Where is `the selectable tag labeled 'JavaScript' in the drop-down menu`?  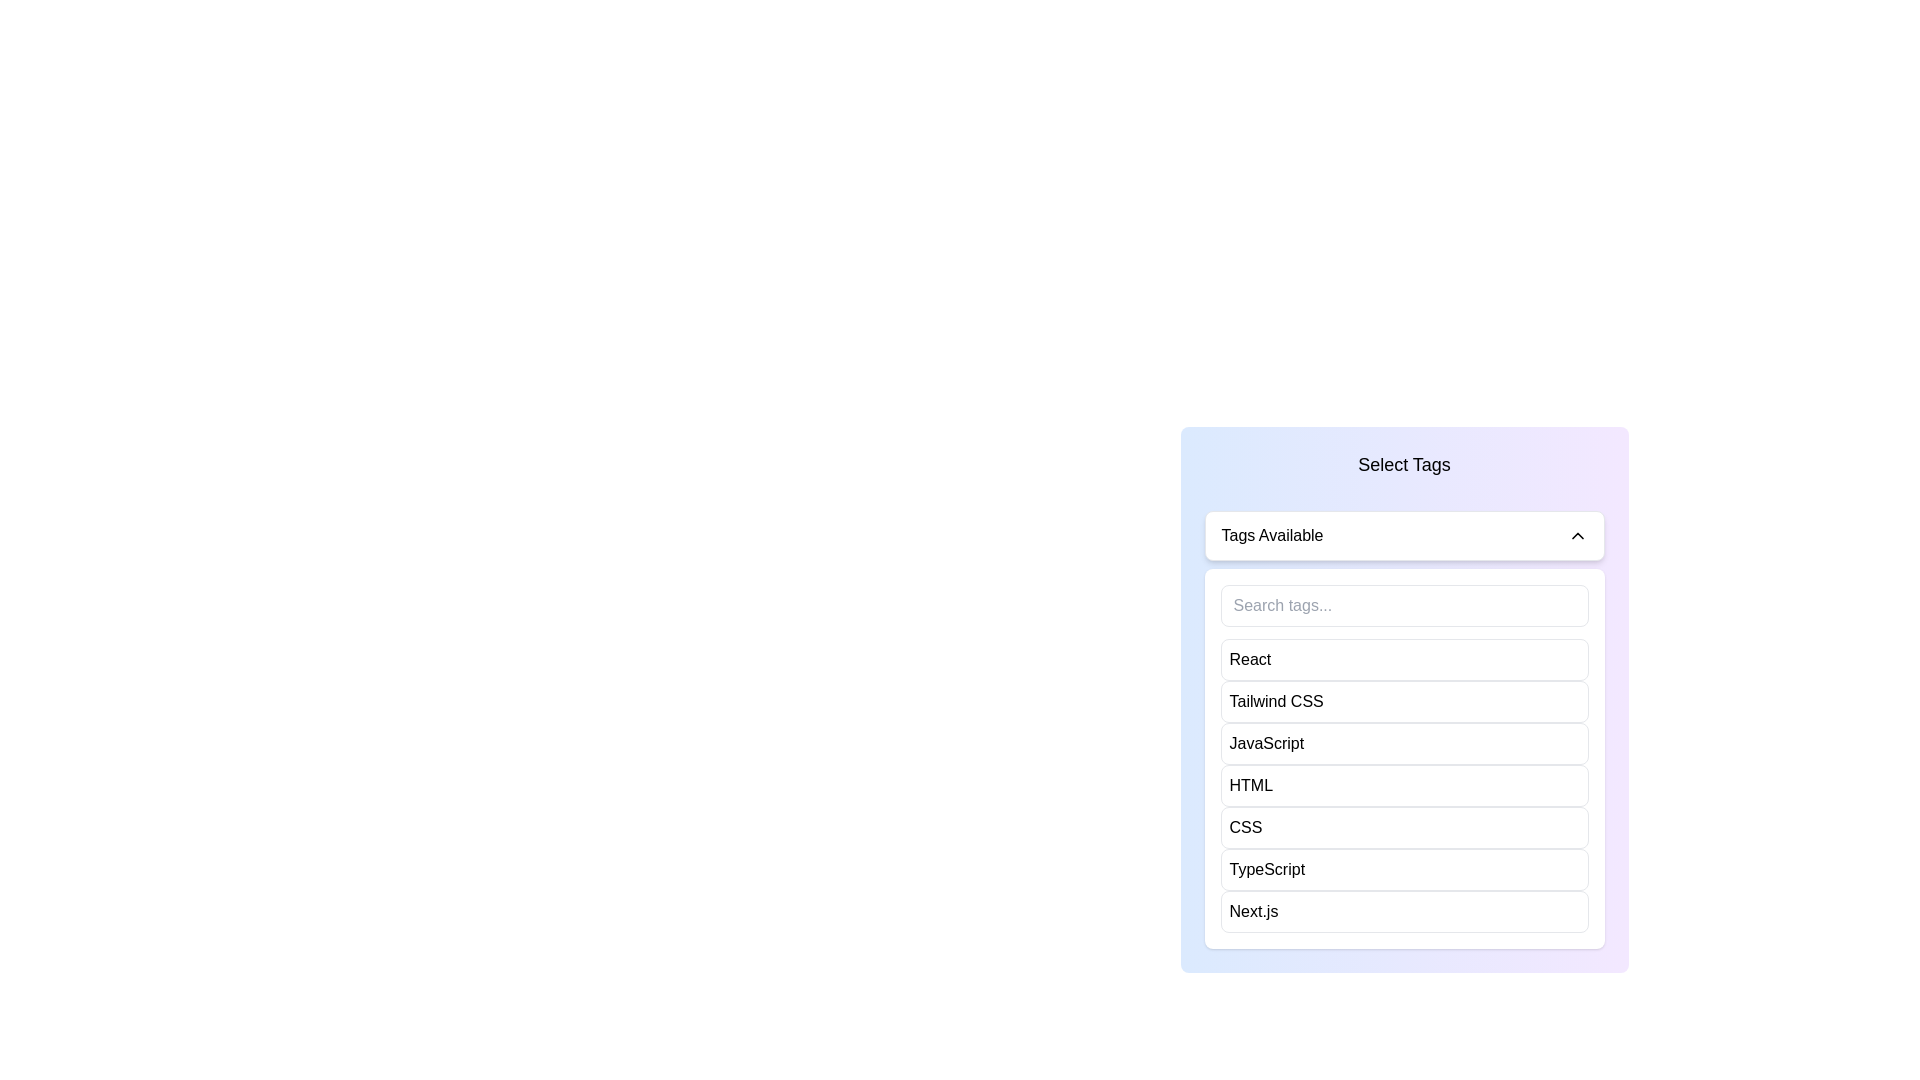 the selectable tag labeled 'JavaScript' in the drop-down menu is located at coordinates (1403, 744).